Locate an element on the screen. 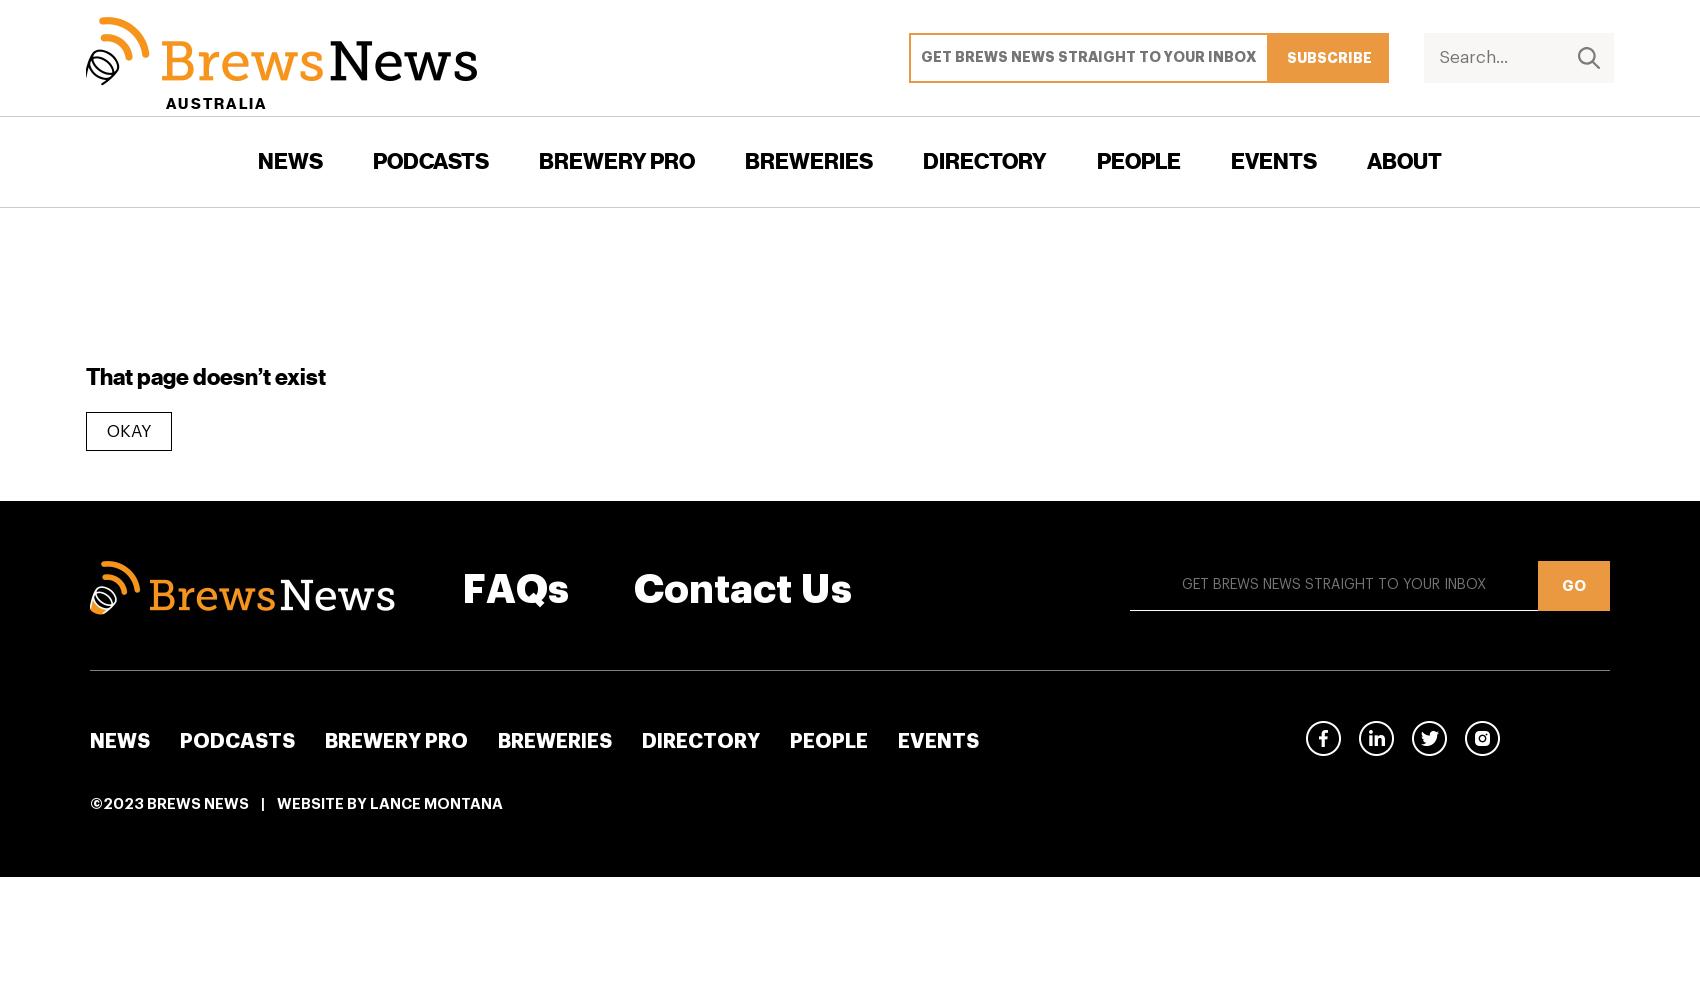  'Brews News Week' is located at coordinates (449, 332).